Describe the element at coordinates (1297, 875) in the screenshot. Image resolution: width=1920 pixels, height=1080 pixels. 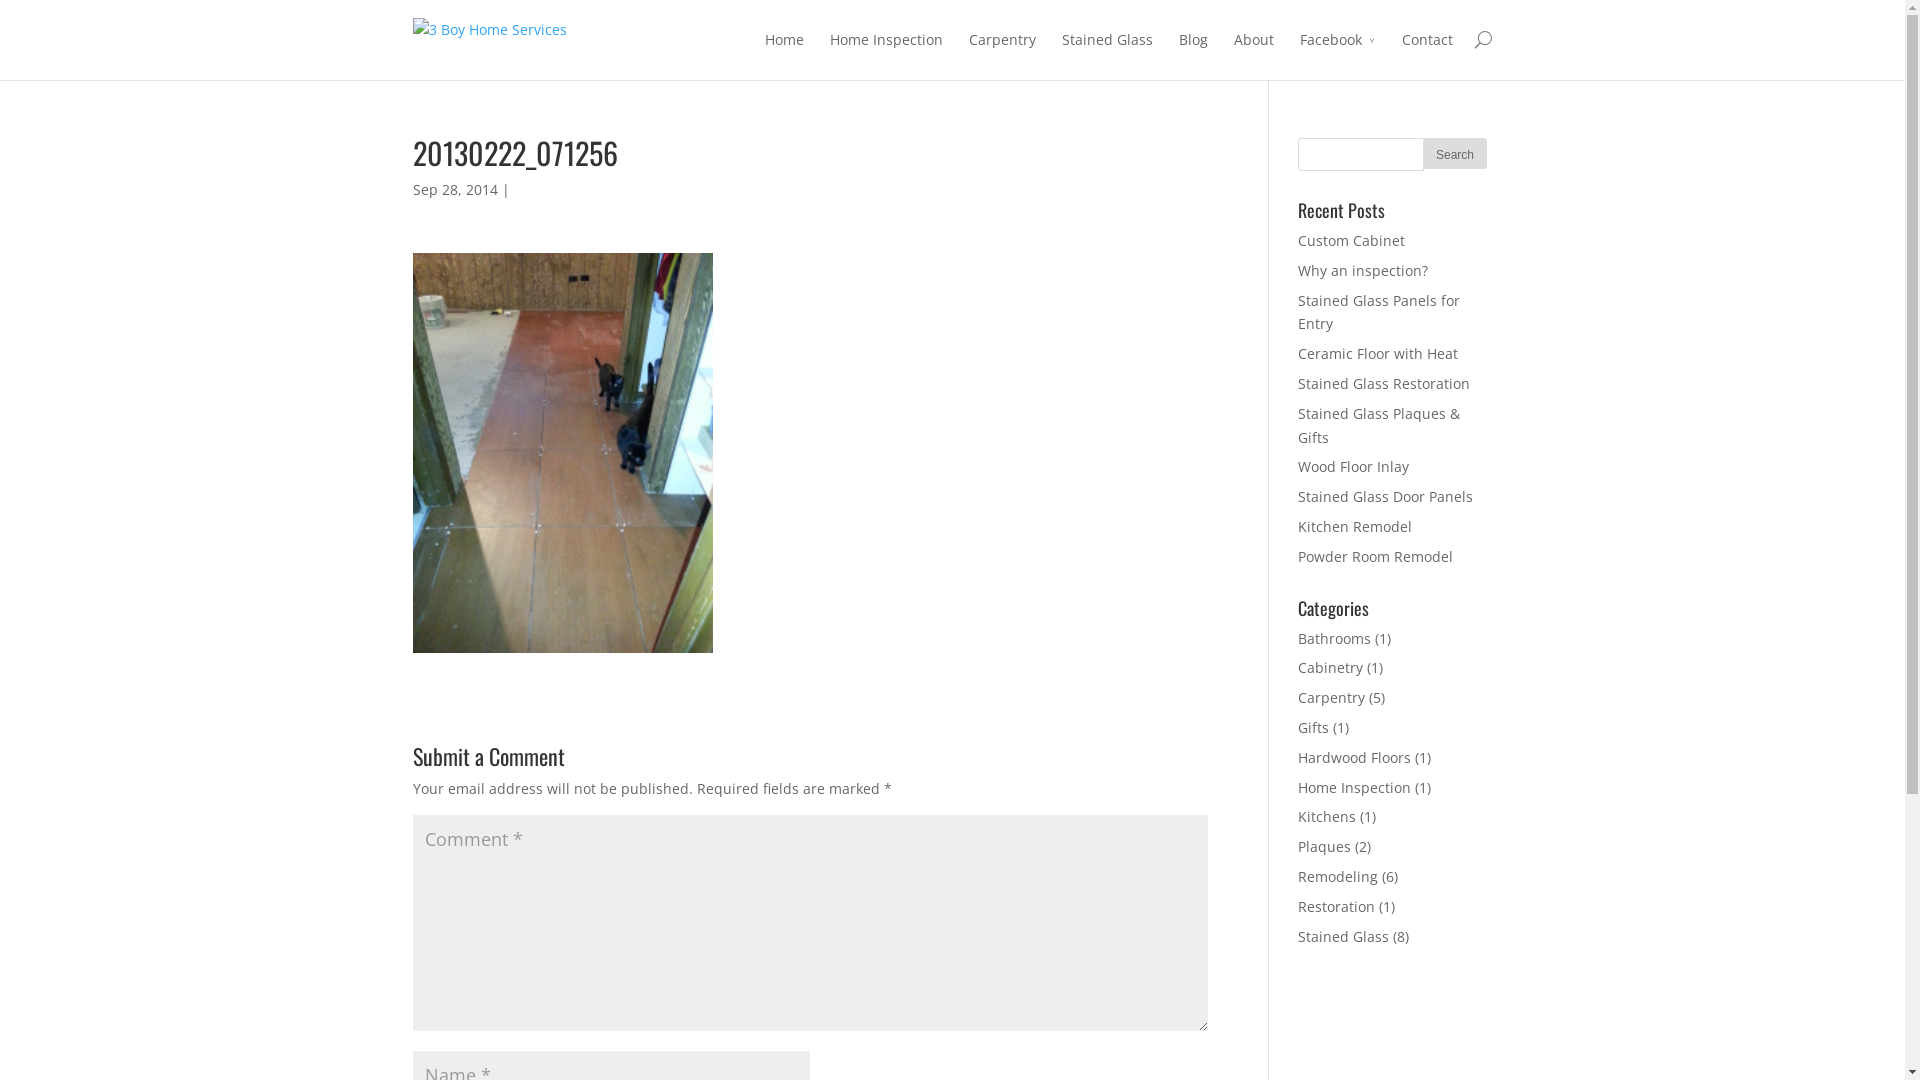
I see `'Remodeling'` at that location.